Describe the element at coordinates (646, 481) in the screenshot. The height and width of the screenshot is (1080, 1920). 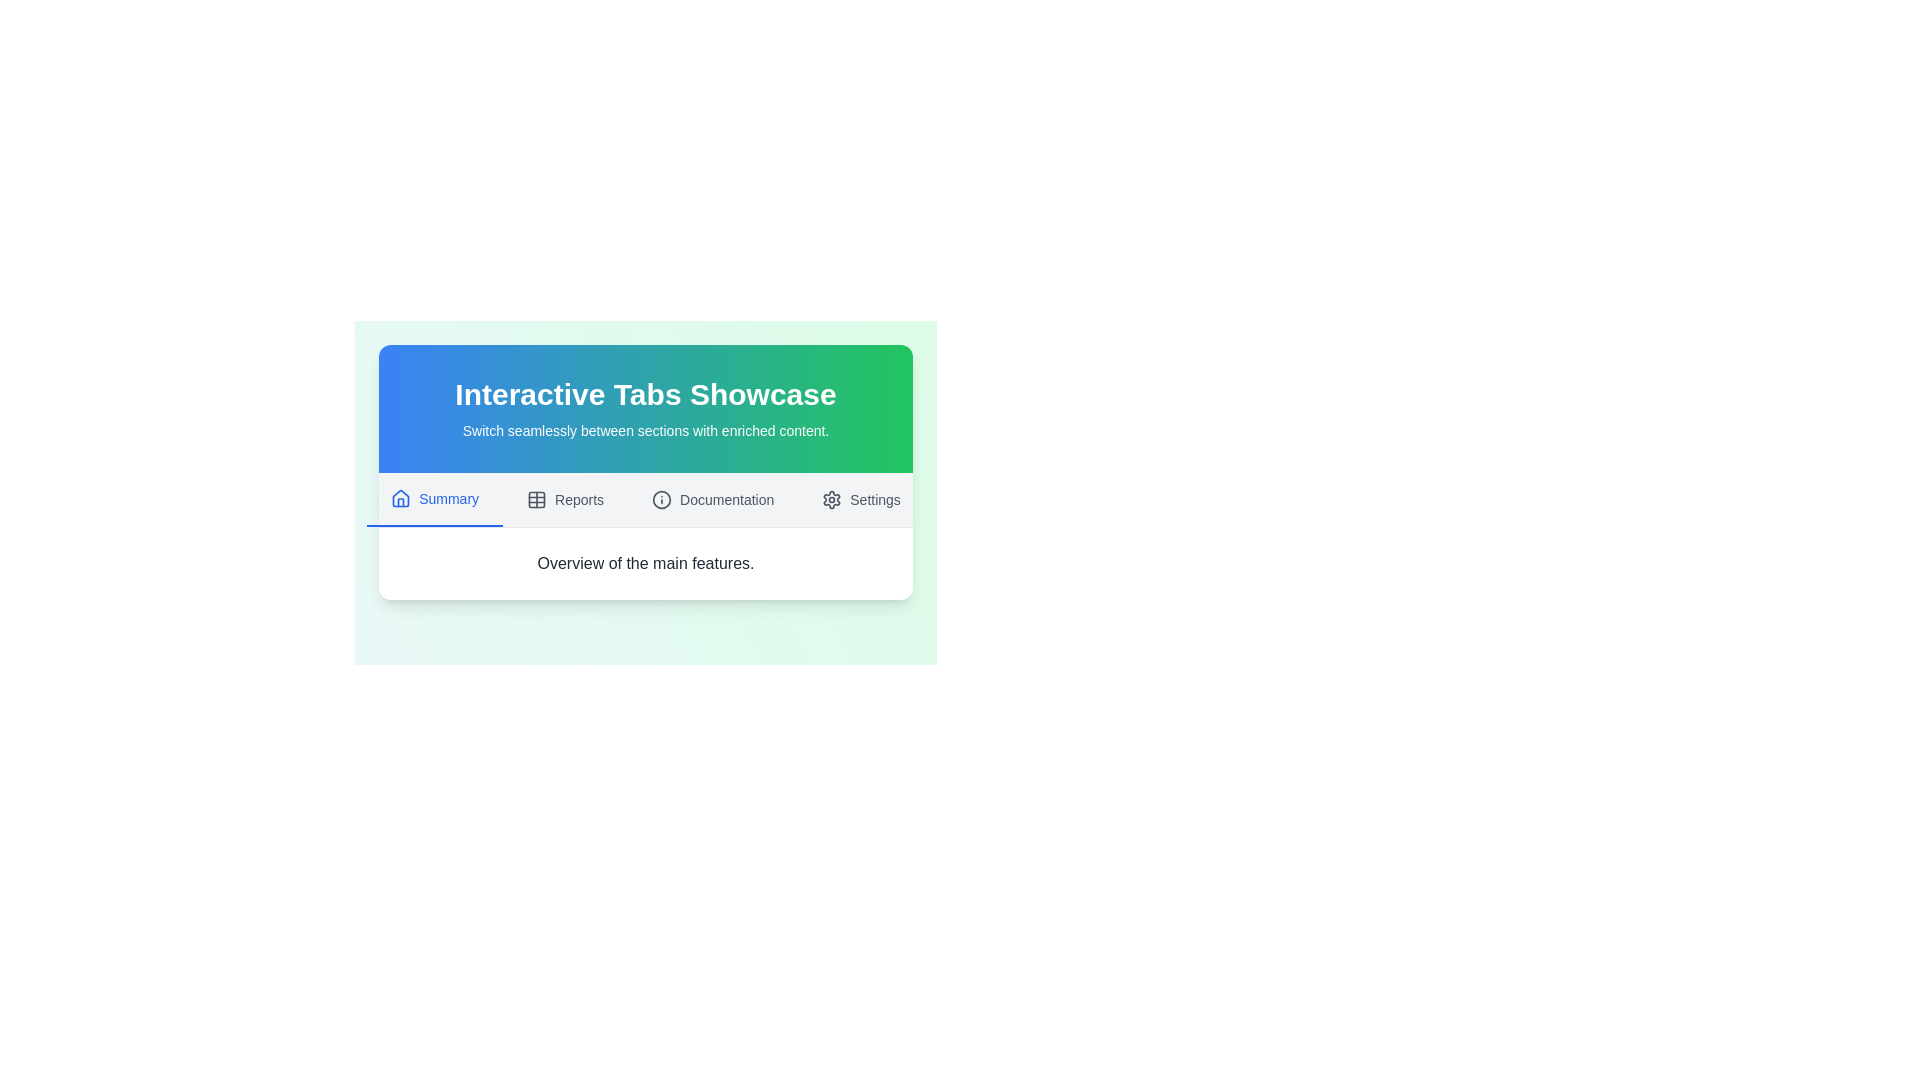
I see `the navigation tab within the composite UI element that serves as a navigation and informational display interface` at that location.